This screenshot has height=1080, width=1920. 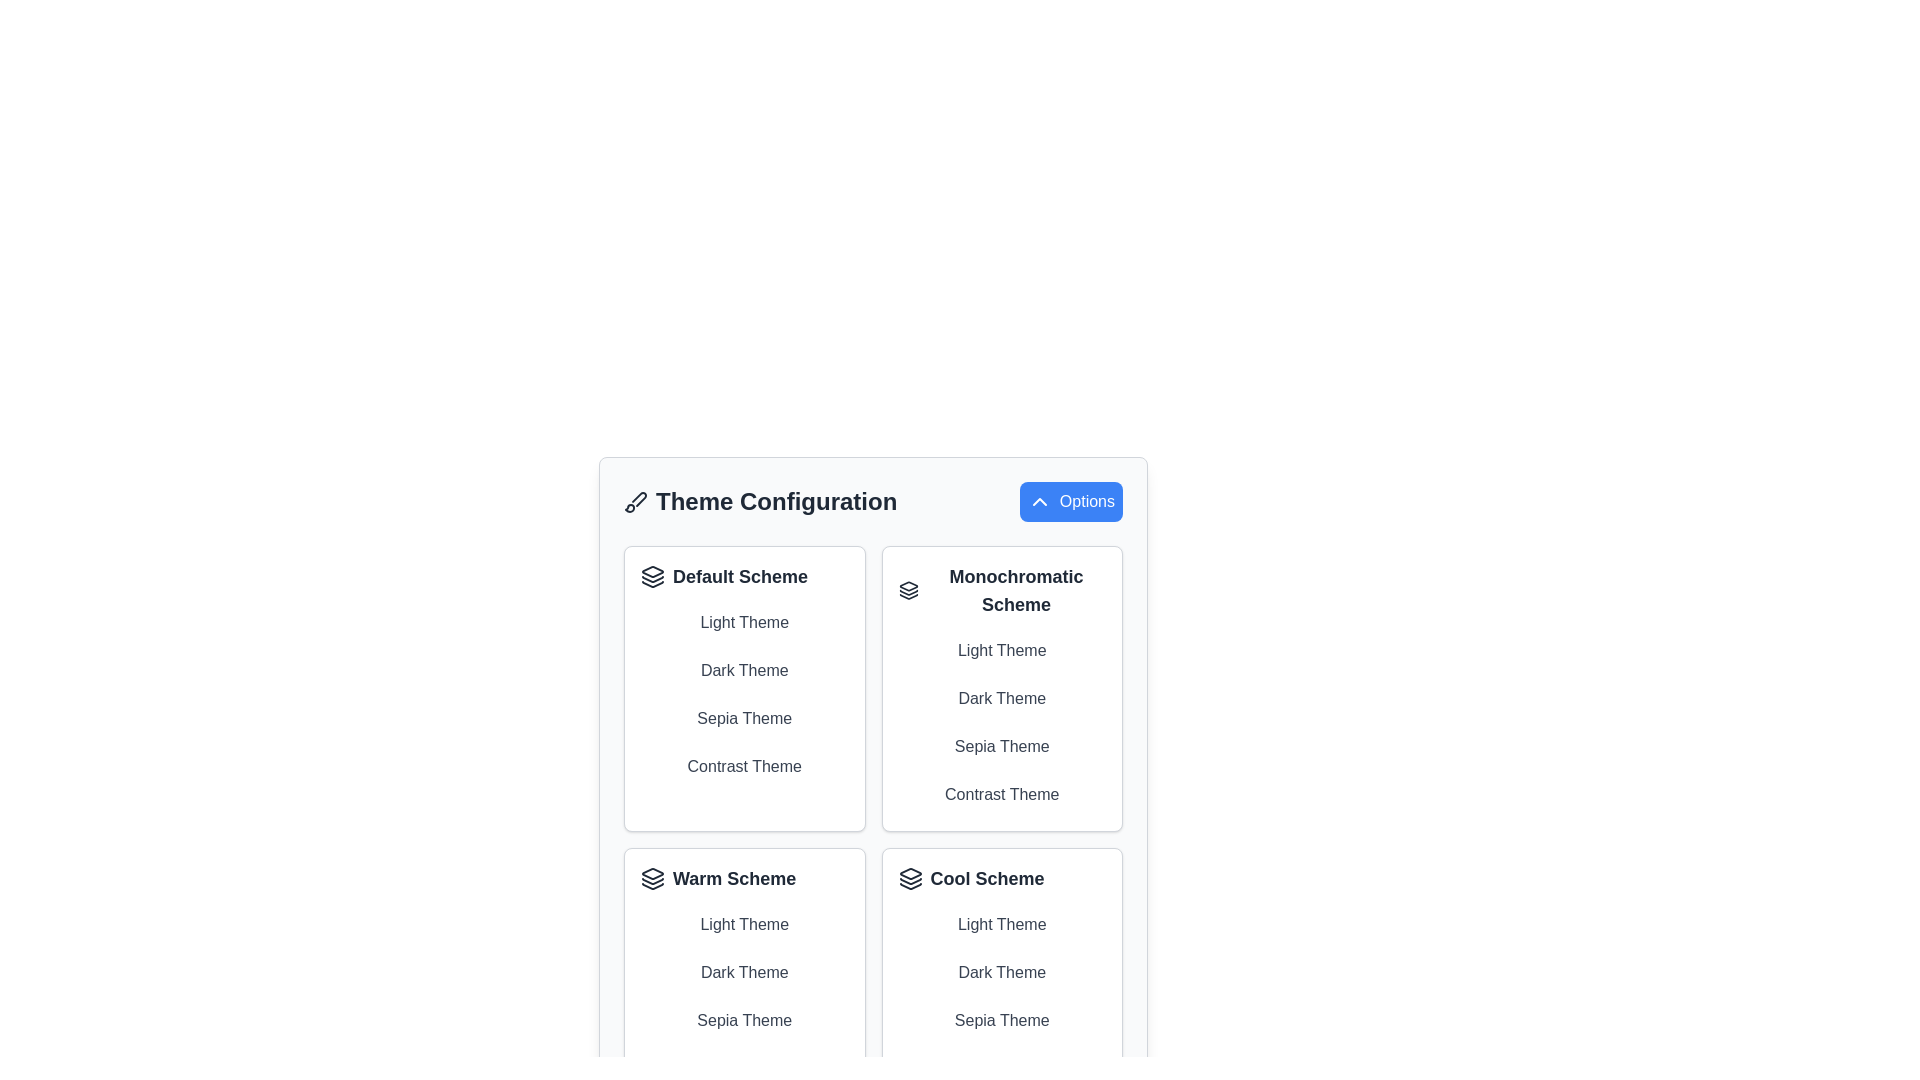 I want to click on the fourth item in the vertical list of theme options labeled 'Contrast Theme' within the 'Theme Configuration' section, so click(x=743, y=766).